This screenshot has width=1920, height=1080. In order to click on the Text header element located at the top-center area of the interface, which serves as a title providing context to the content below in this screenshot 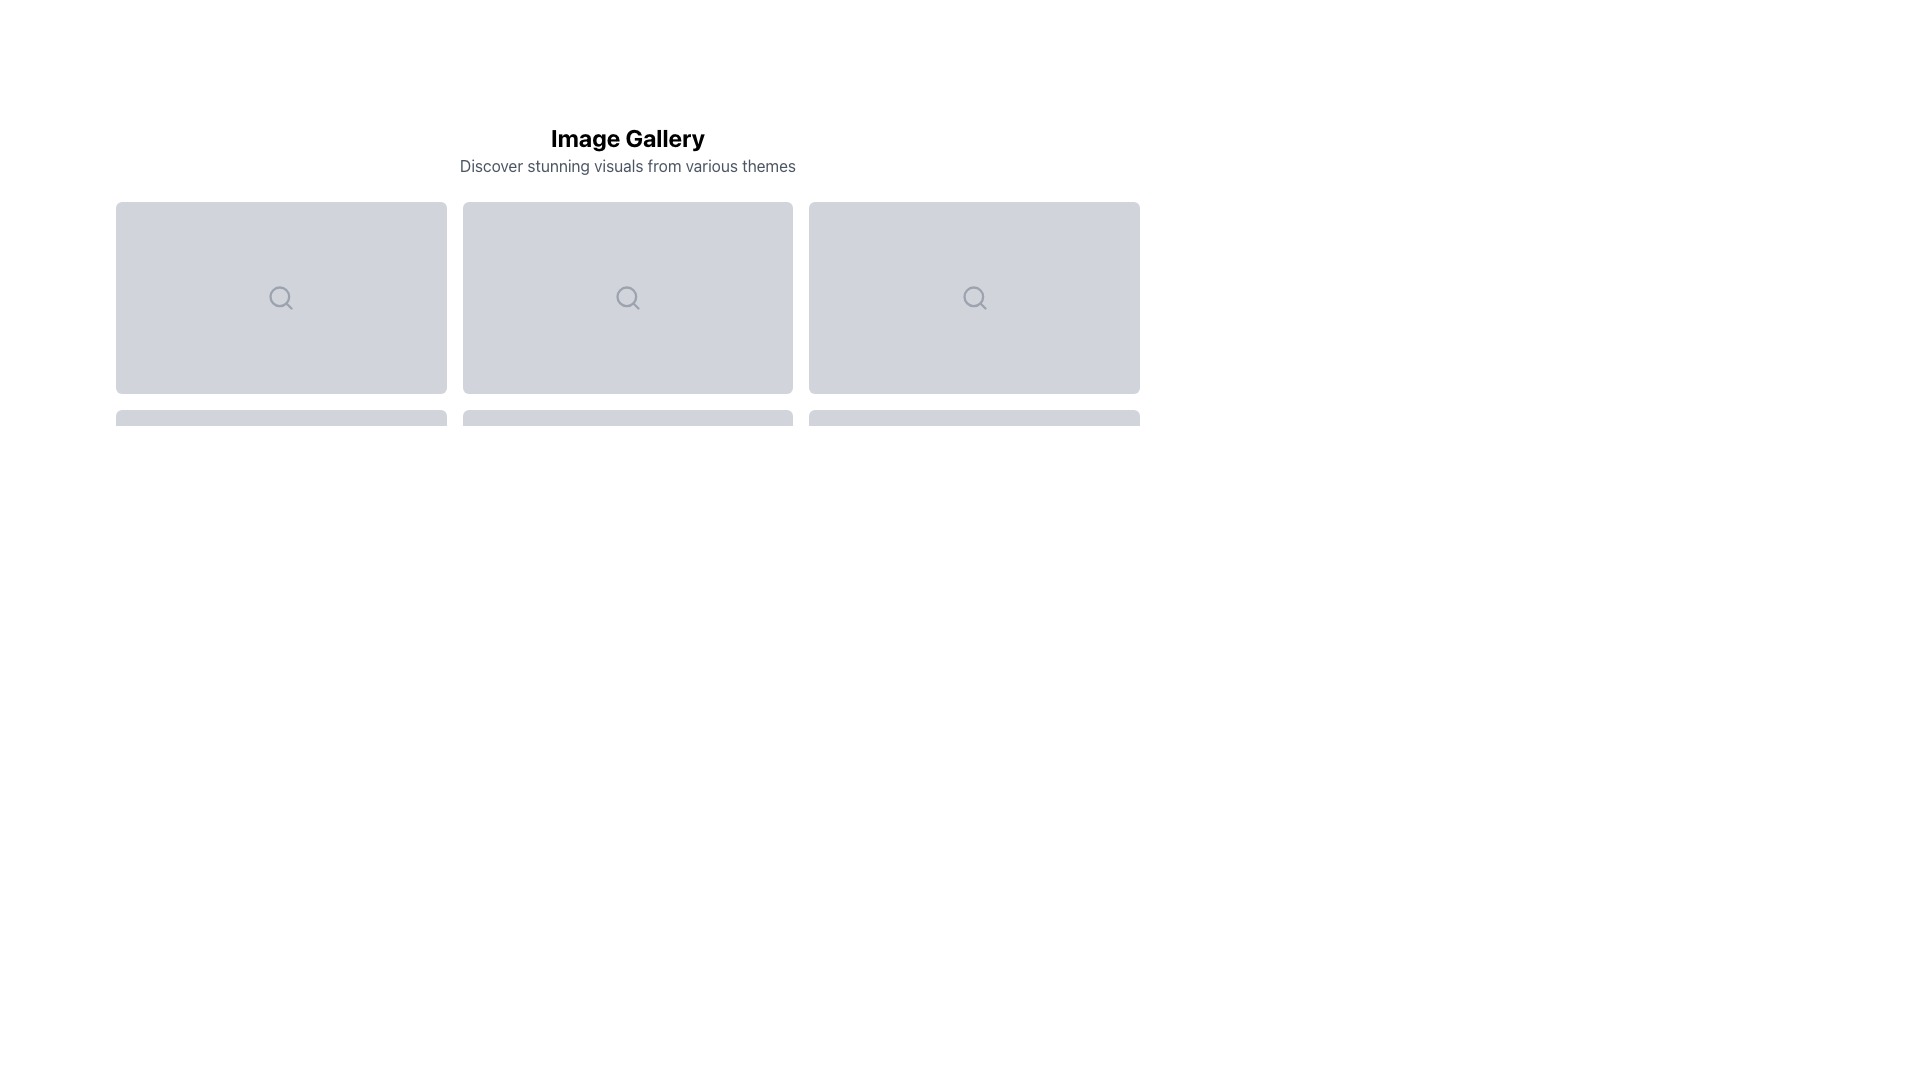, I will do `click(627, 137)`.